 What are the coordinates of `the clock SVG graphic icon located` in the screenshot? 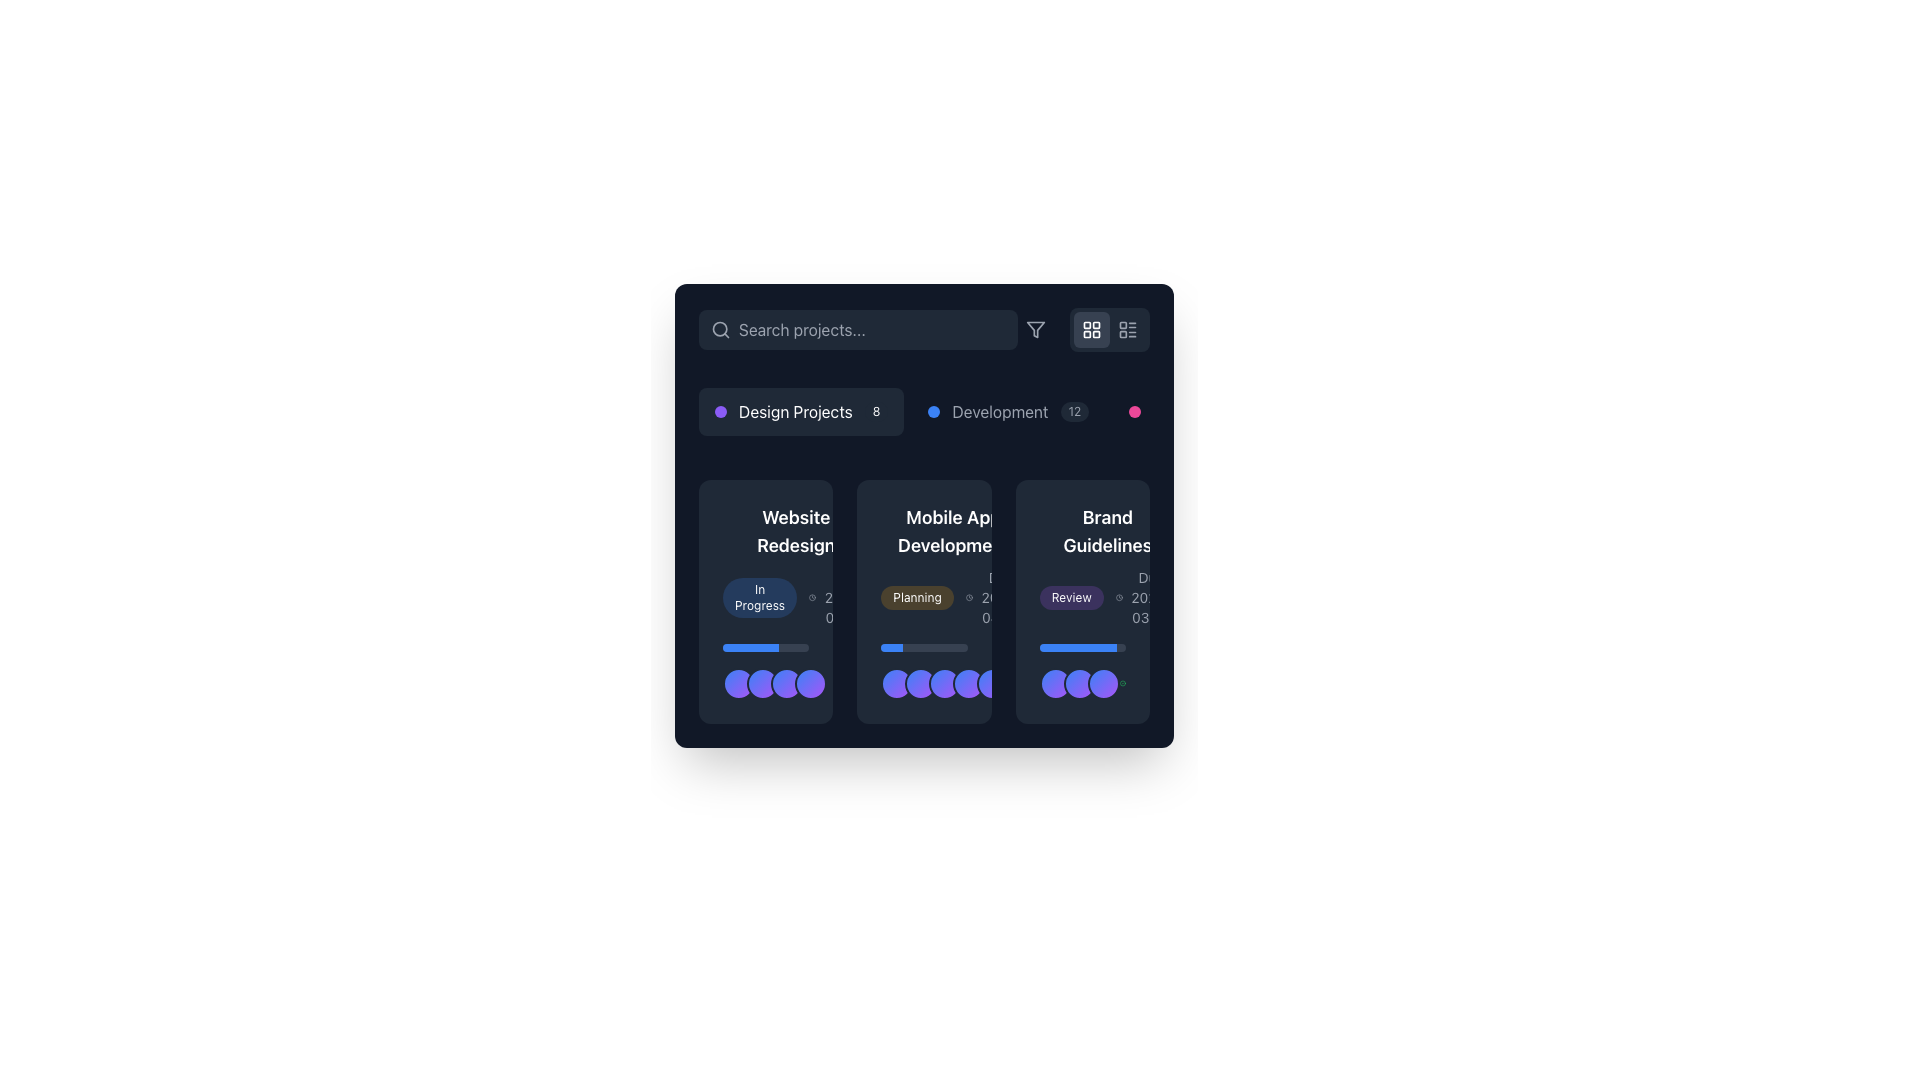 It's located at (1118, 596).